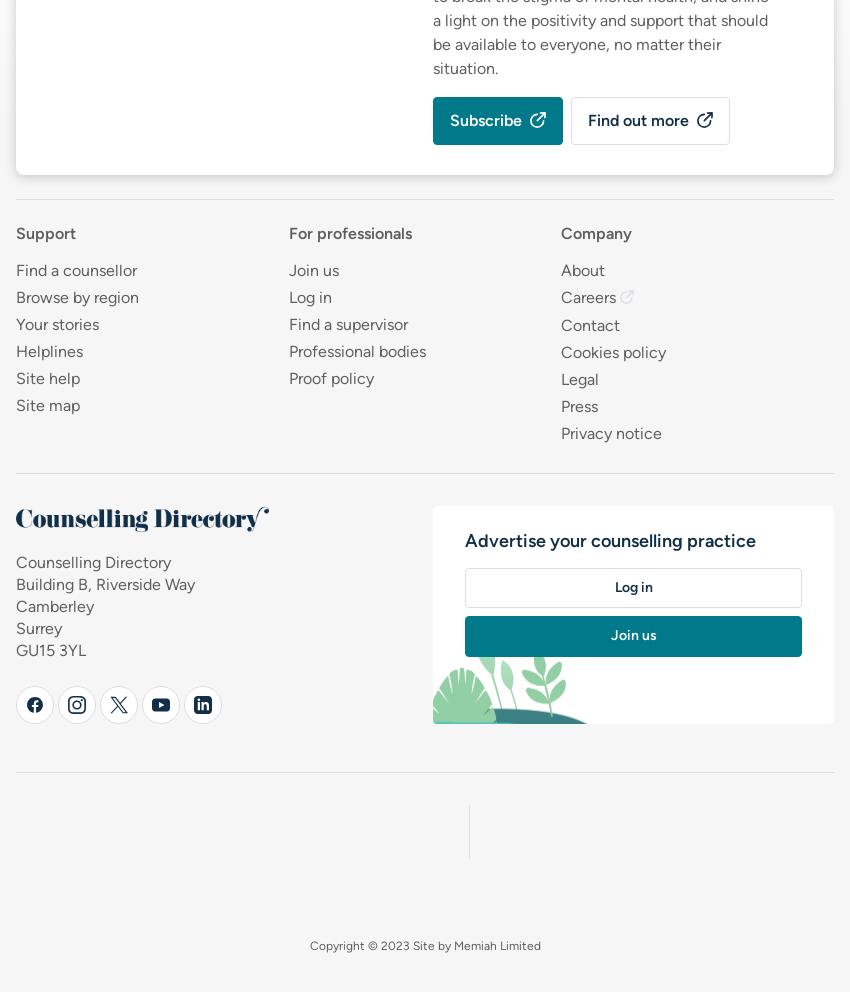 The width and height of the screenshot is (850, 992). What do you see at coordinates (48, 377) in the screenshot?
I see `'Site help'` at bounding box center [48, 377].